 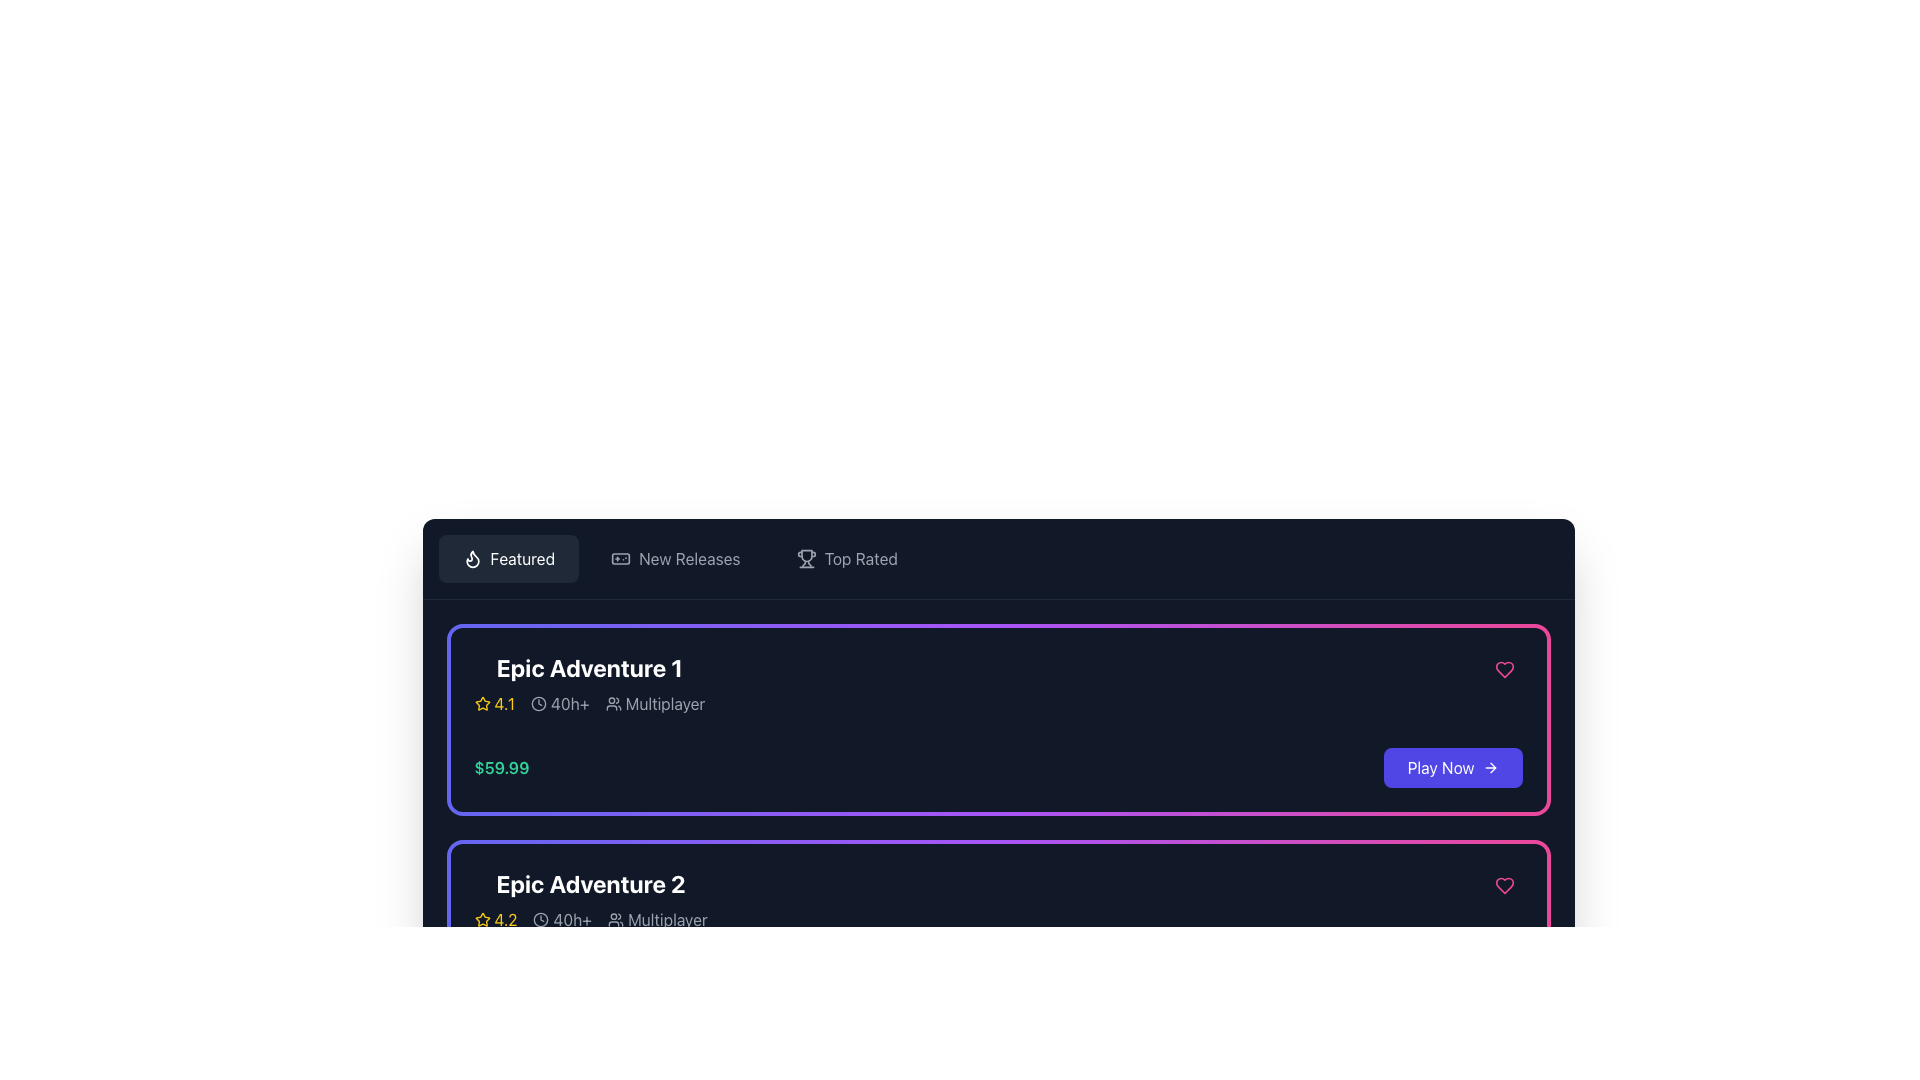 What do you see at coordinates (655, 703) in the screenshot?
I see `the content of the Text with icon indicating multiplayer functionality, which is the third item in the horizontal flex layout of the 'Epic Adventure 1' card` at bounding box center [655, 703].